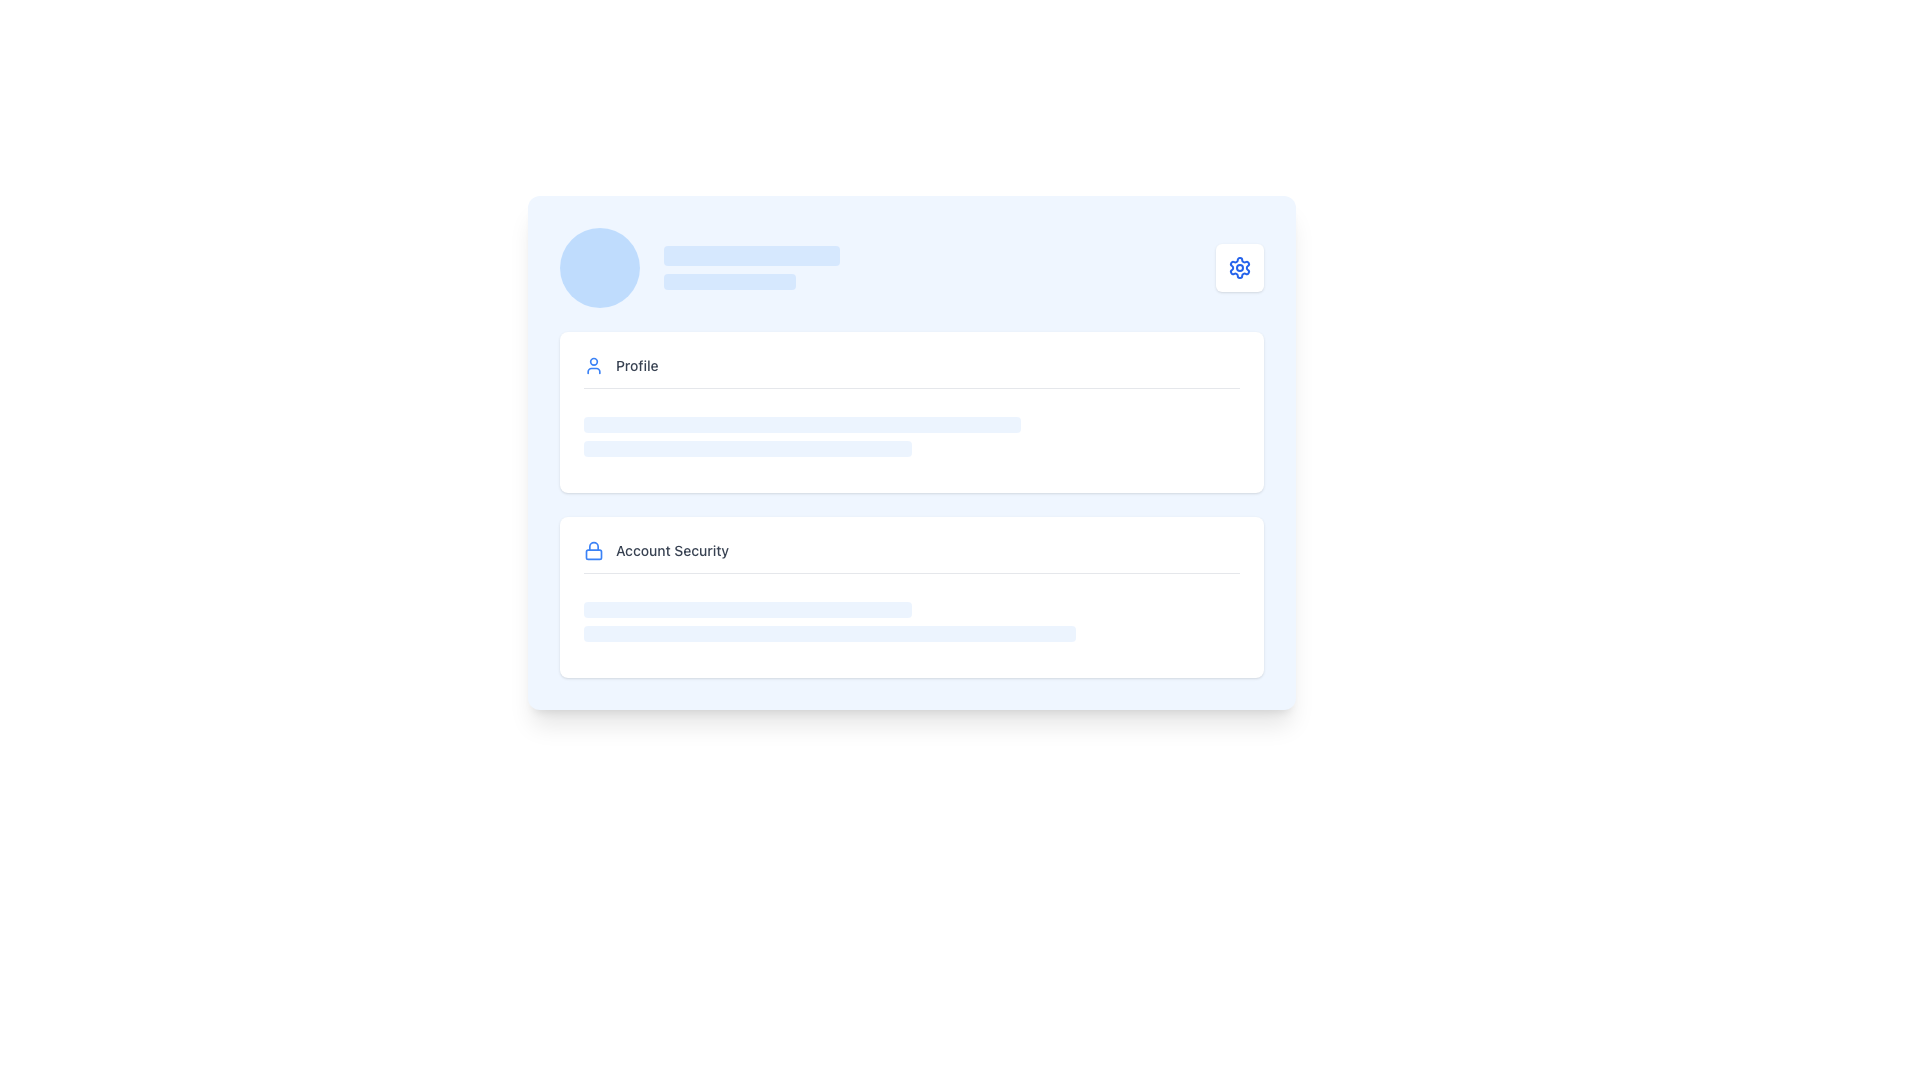 The height and width of the screenshot is (1080, 1920). What do you see at coordinates (747, 447) in the screenshot?
I see `the Progress indicator or placeholder bar located under the 'Profile' section with a light blue background and rounded corners` at bounding box center [747, 447].